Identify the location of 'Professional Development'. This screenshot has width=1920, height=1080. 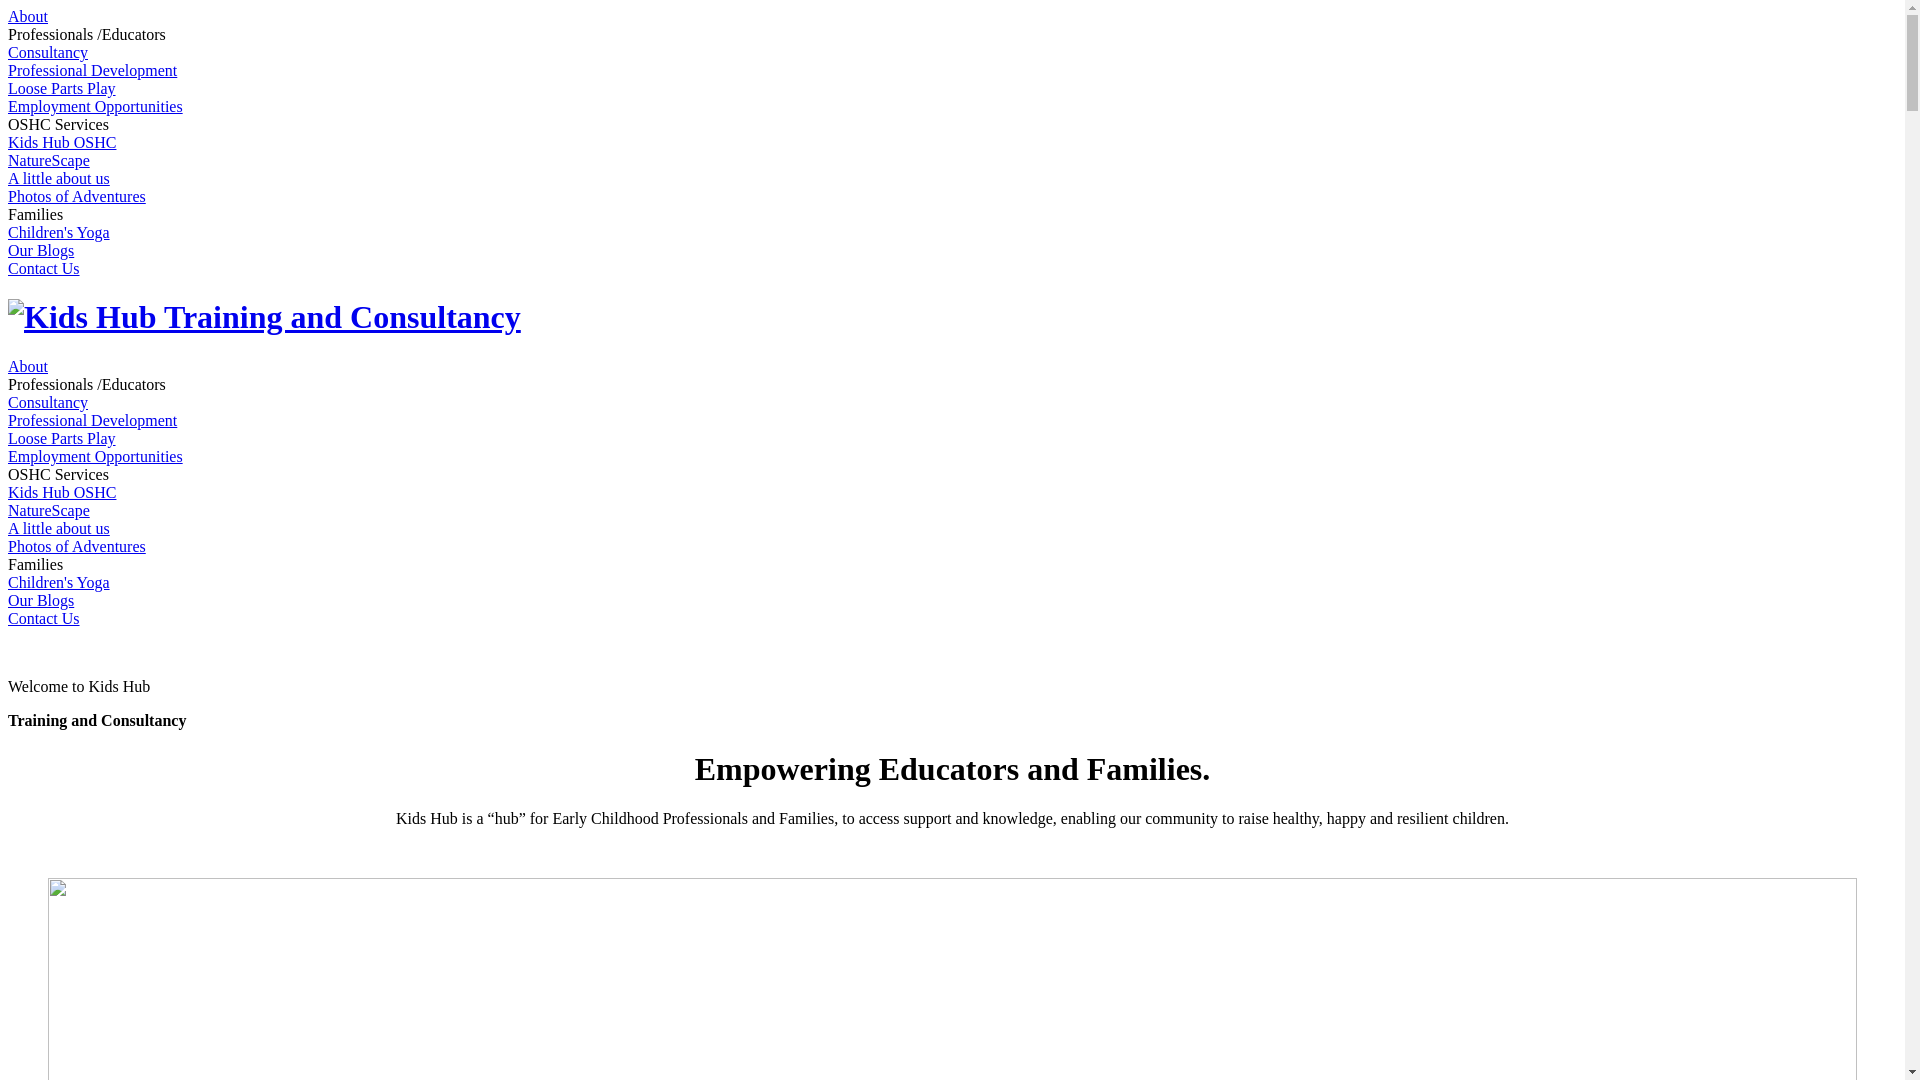
(91, 69).